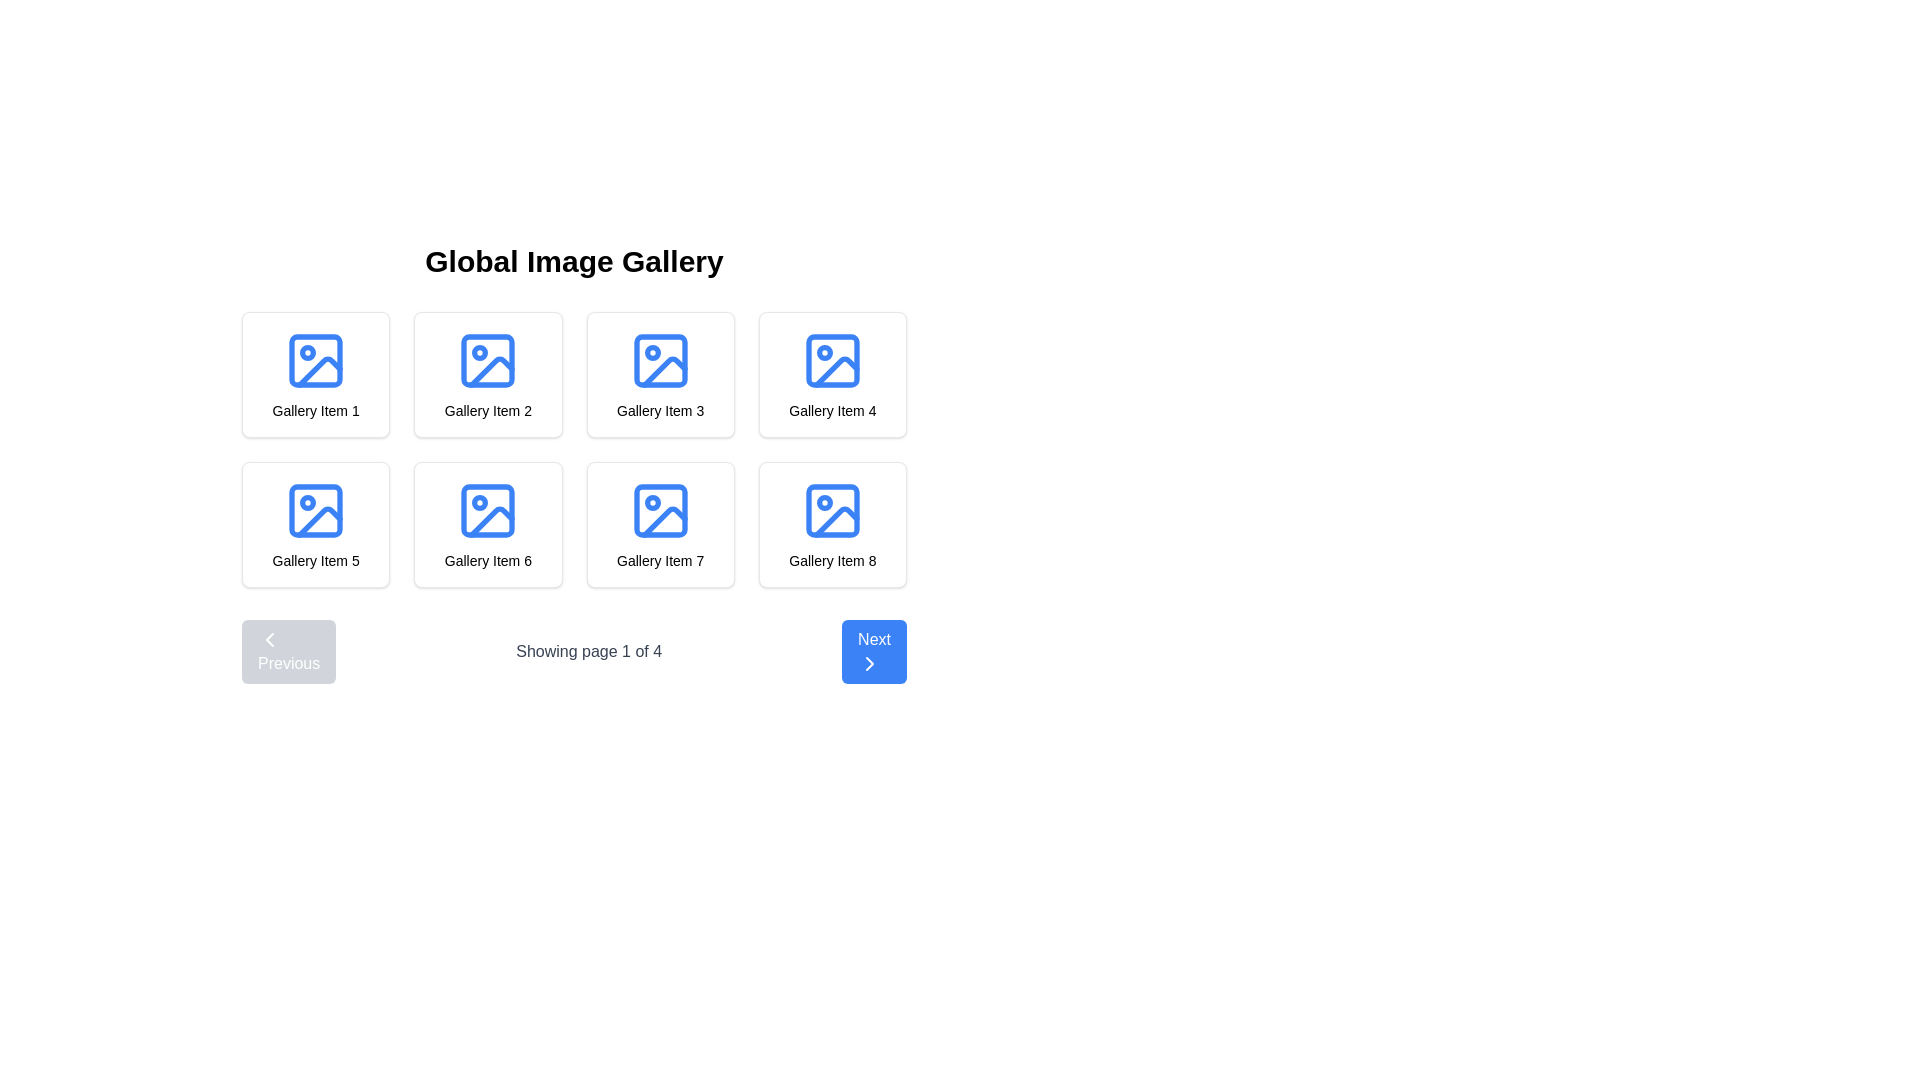 This screenshot has height=1080, width=1920. What do you see at coordinates (588, 651) in the screenshot?
I see `the static text label displaying 'Showing page 1 of 4', which is centrally located between the 'Previous' and 'Next' buttons in the pagination interface` at bounding box center [588, 651].